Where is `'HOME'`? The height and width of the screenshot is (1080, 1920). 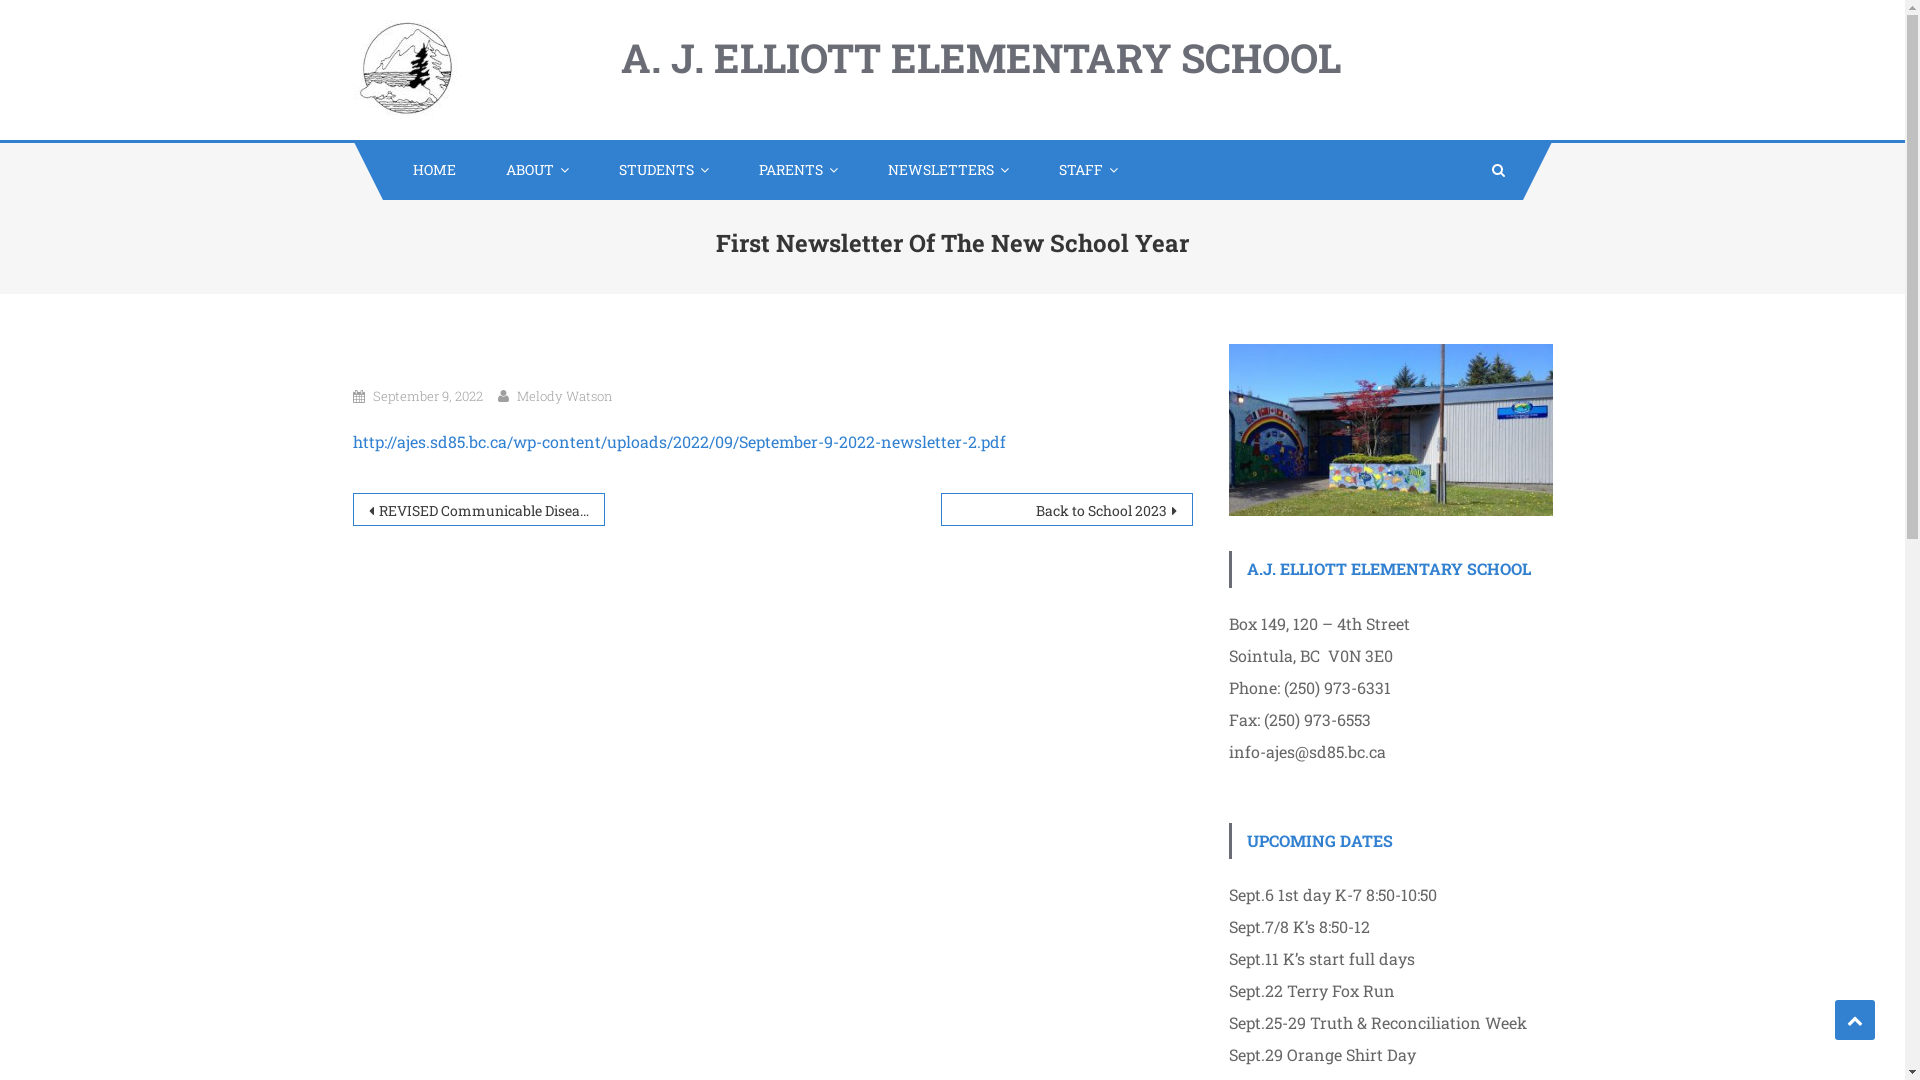
'HOME' is located at coordinates (427, 168).